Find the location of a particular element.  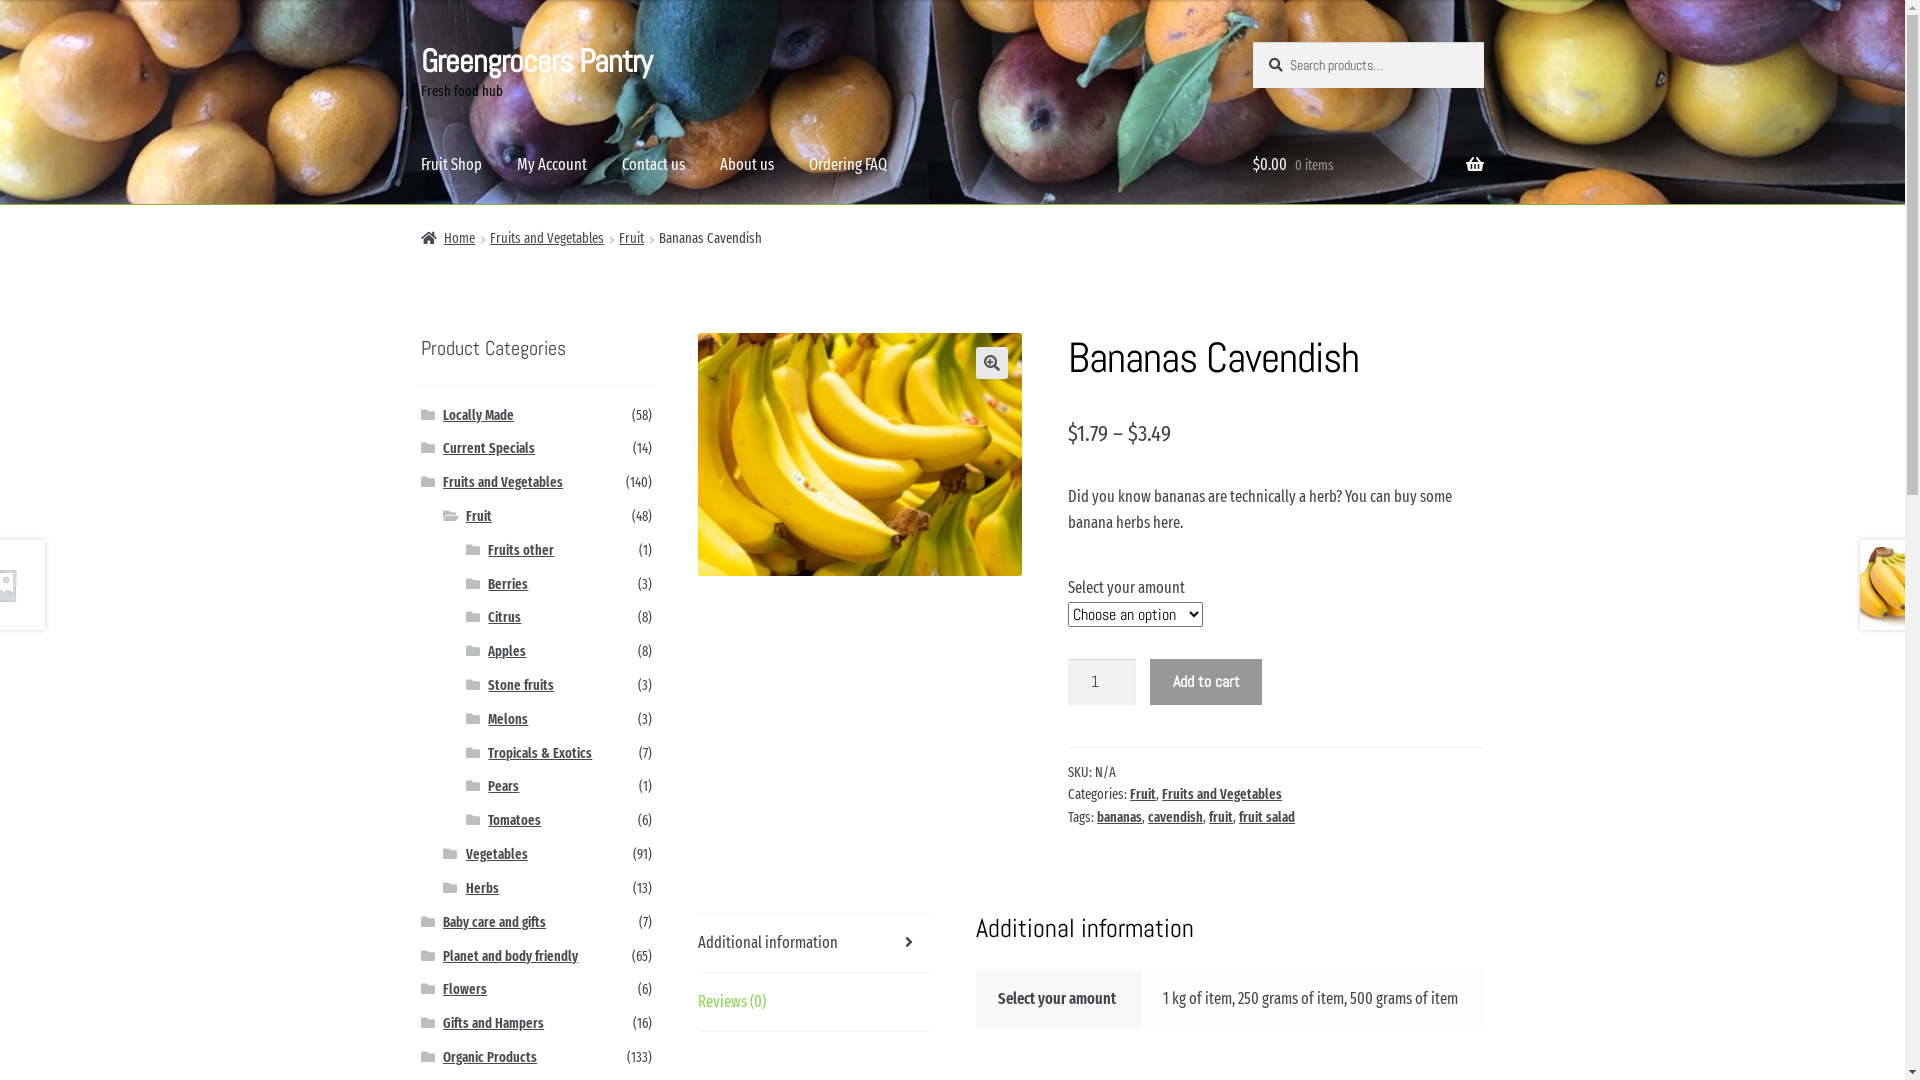

'bananas' is located at coordinates (1118, 817).